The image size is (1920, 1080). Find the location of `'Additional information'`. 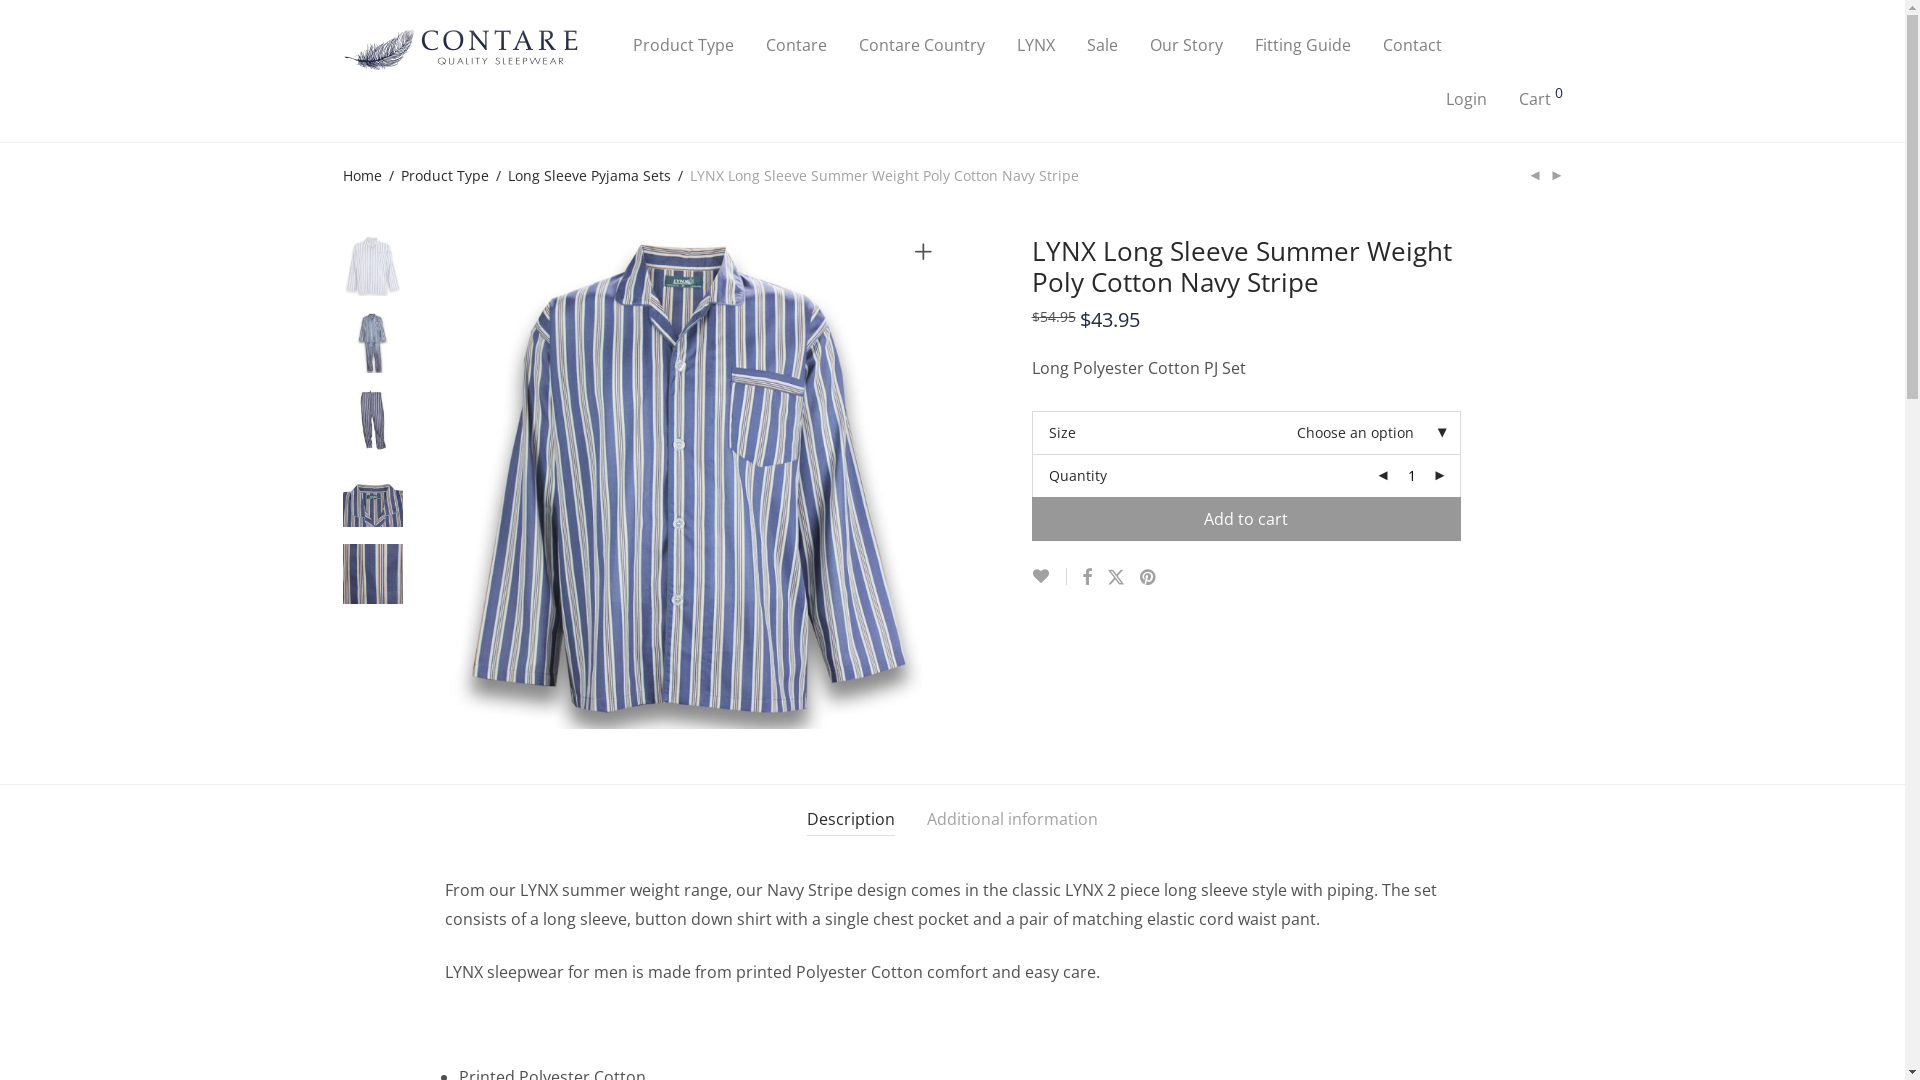

'Additional information' is located at coordinates (1012, 819).